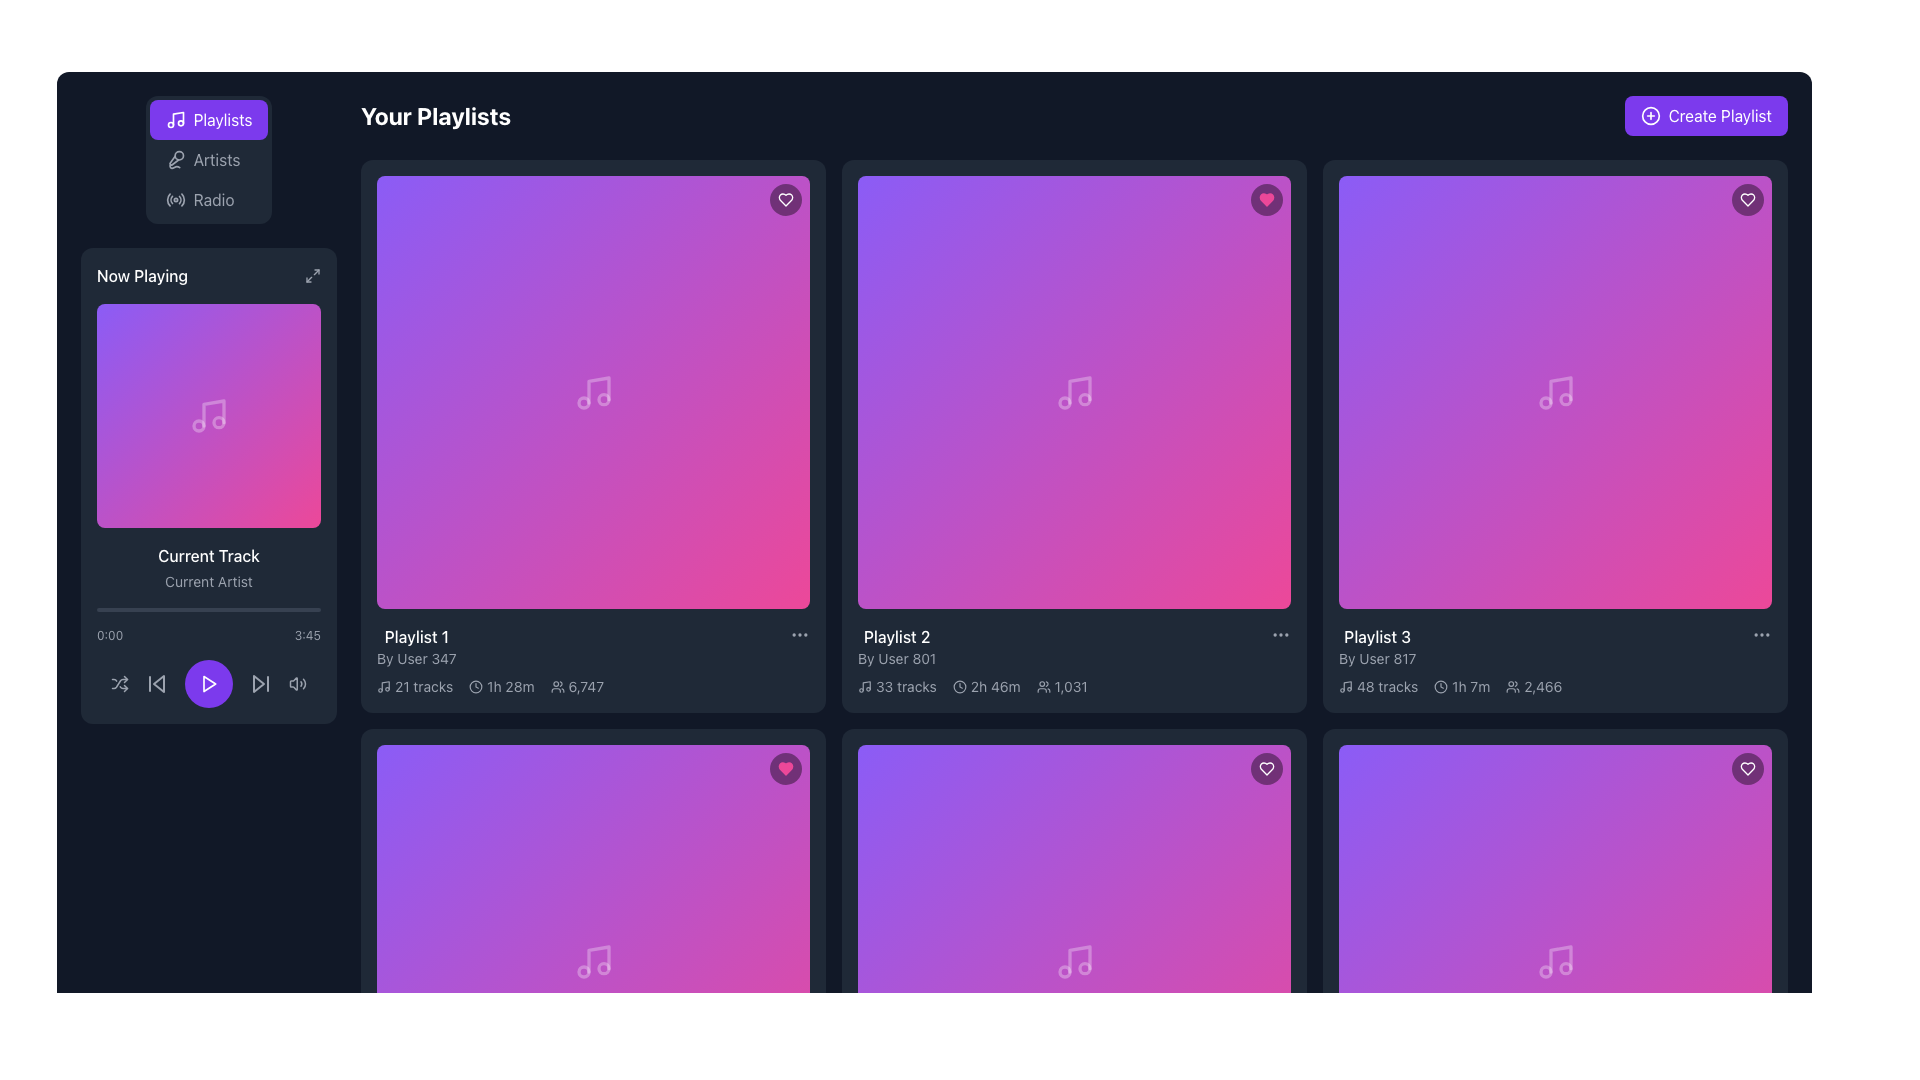  I want to click on the playlist duration icon located in the metadata row of 'Playlist 1', positioned below the playlist title and next to the '1h 28m' text, so click(475, 685).